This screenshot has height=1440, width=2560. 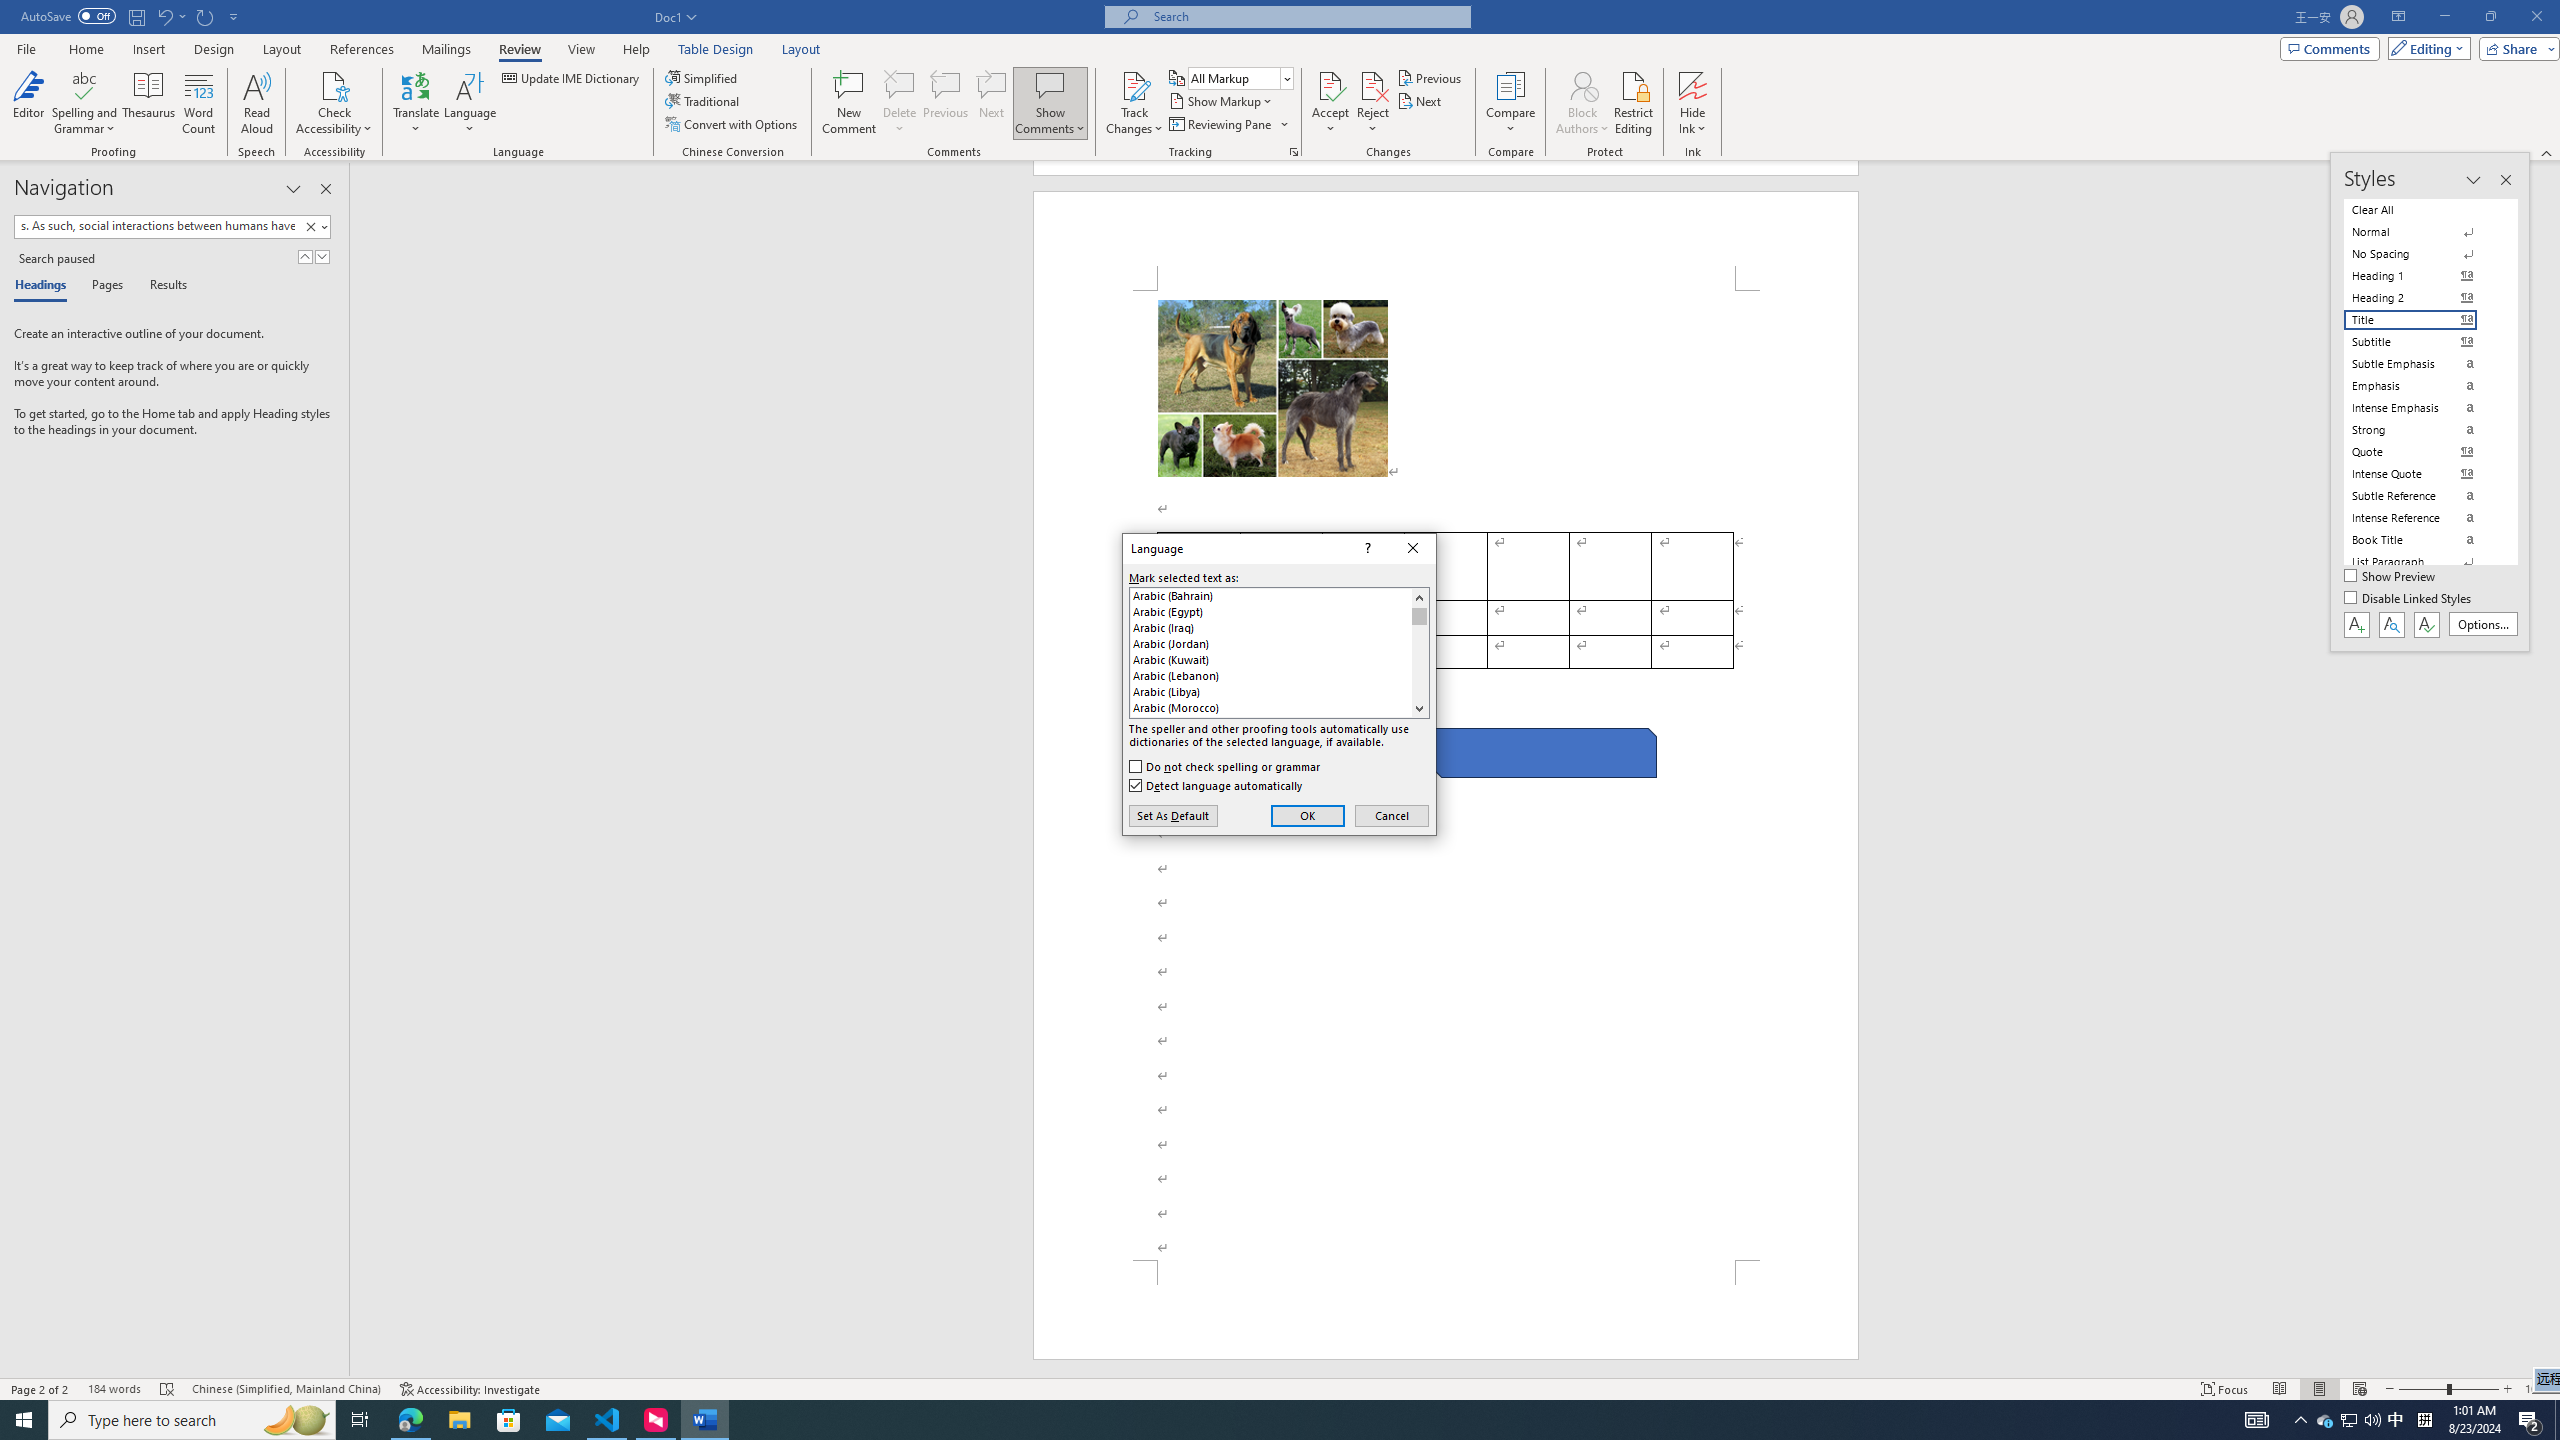 What do you see at coordinates (205, 15) in the screenshot?
I see `'Repeat Style'` at bounding box center [205, 15].